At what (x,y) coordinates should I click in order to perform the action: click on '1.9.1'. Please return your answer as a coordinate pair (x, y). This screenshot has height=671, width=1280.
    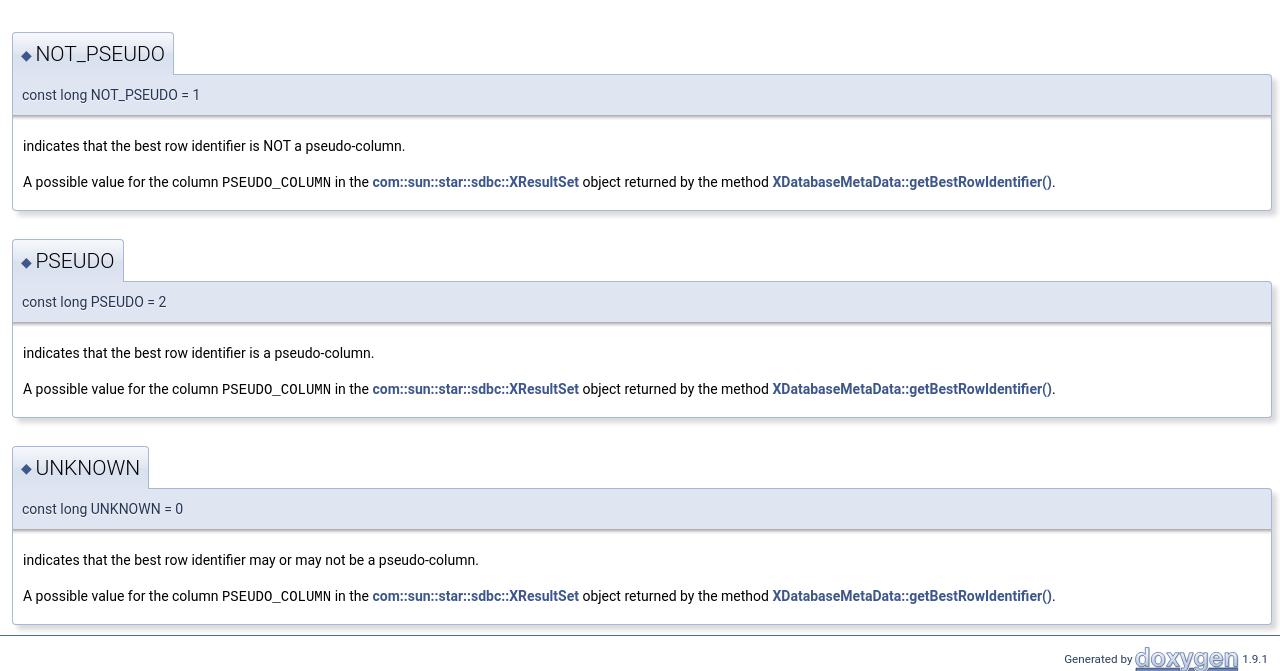
    Looking at the image, I should click on (1252, 656).